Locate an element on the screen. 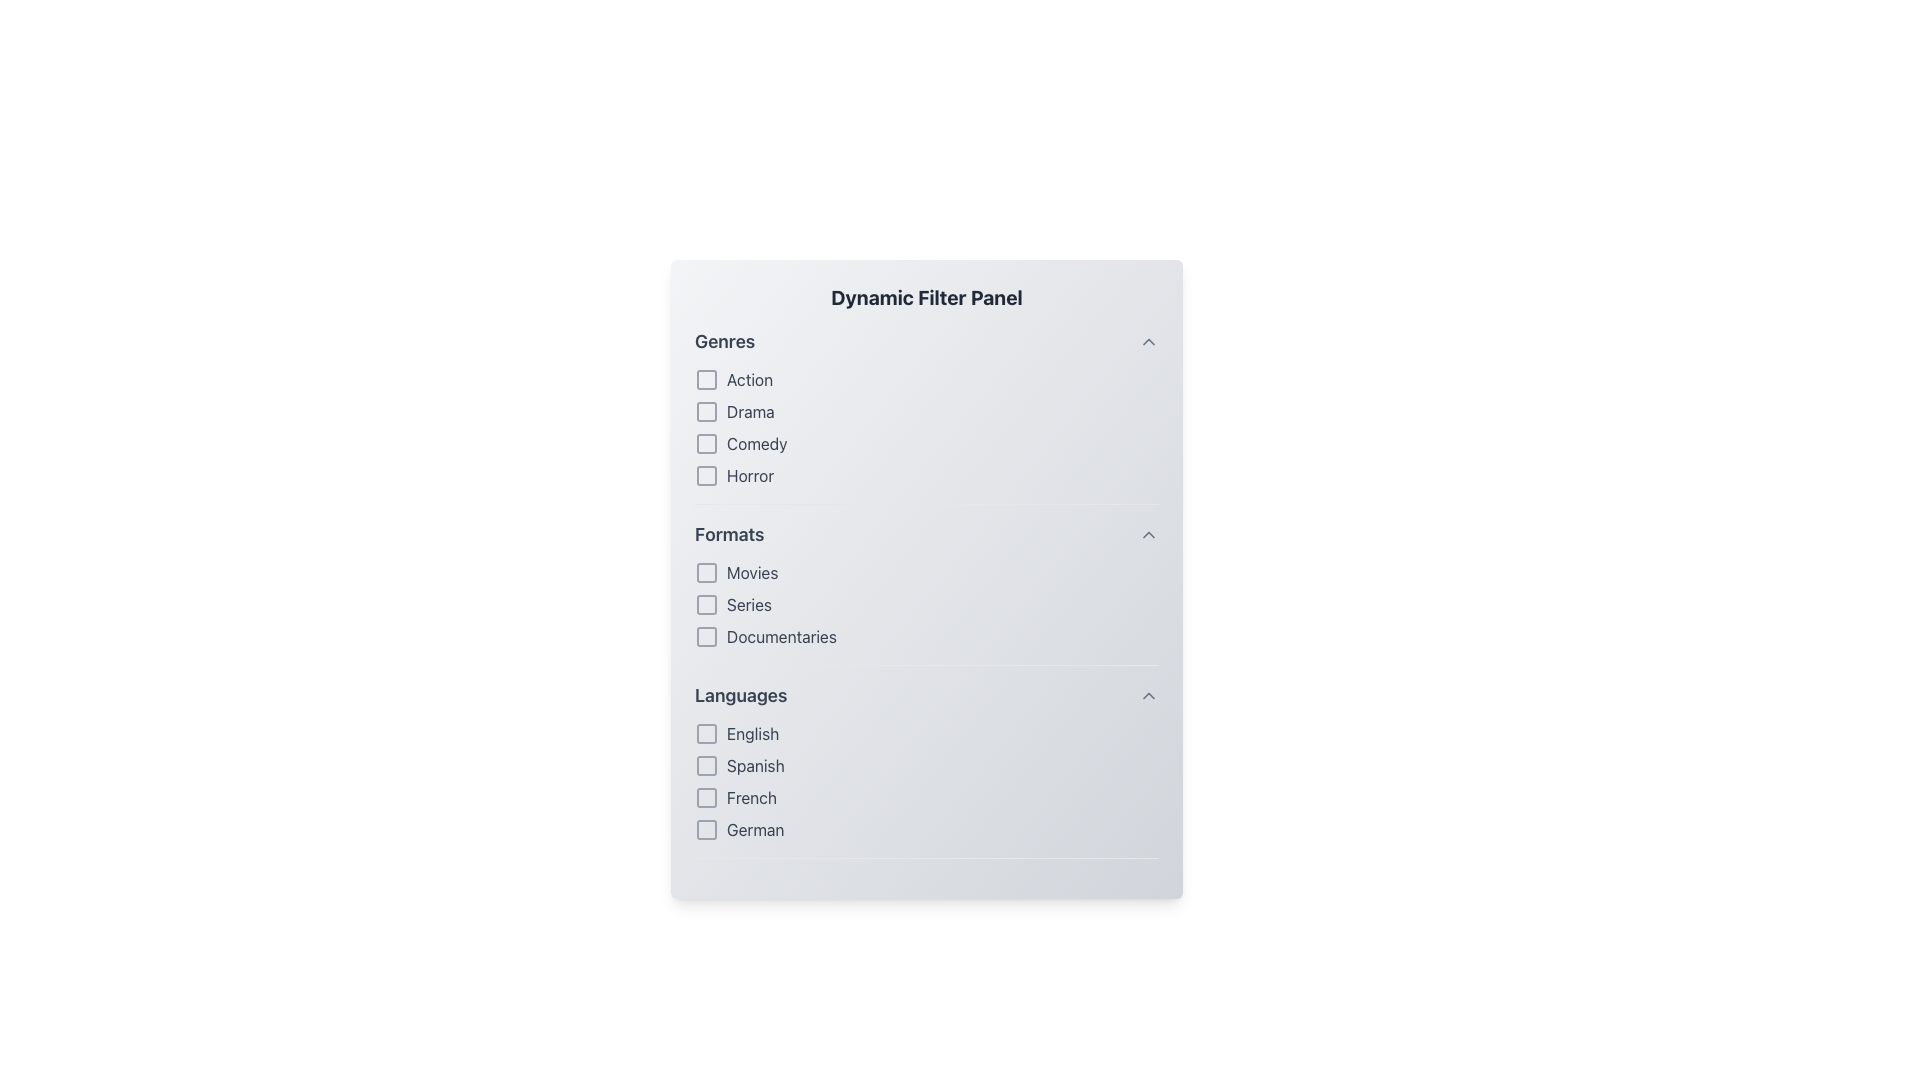 The width and height of the screenshot is (1920, 1080). the square-shaped interactive Checkbox located to the left of the label 'Documentaries' in the 'Formats' section of the 'Dynamic Filter Panel' is located at coordinates (706, 636).